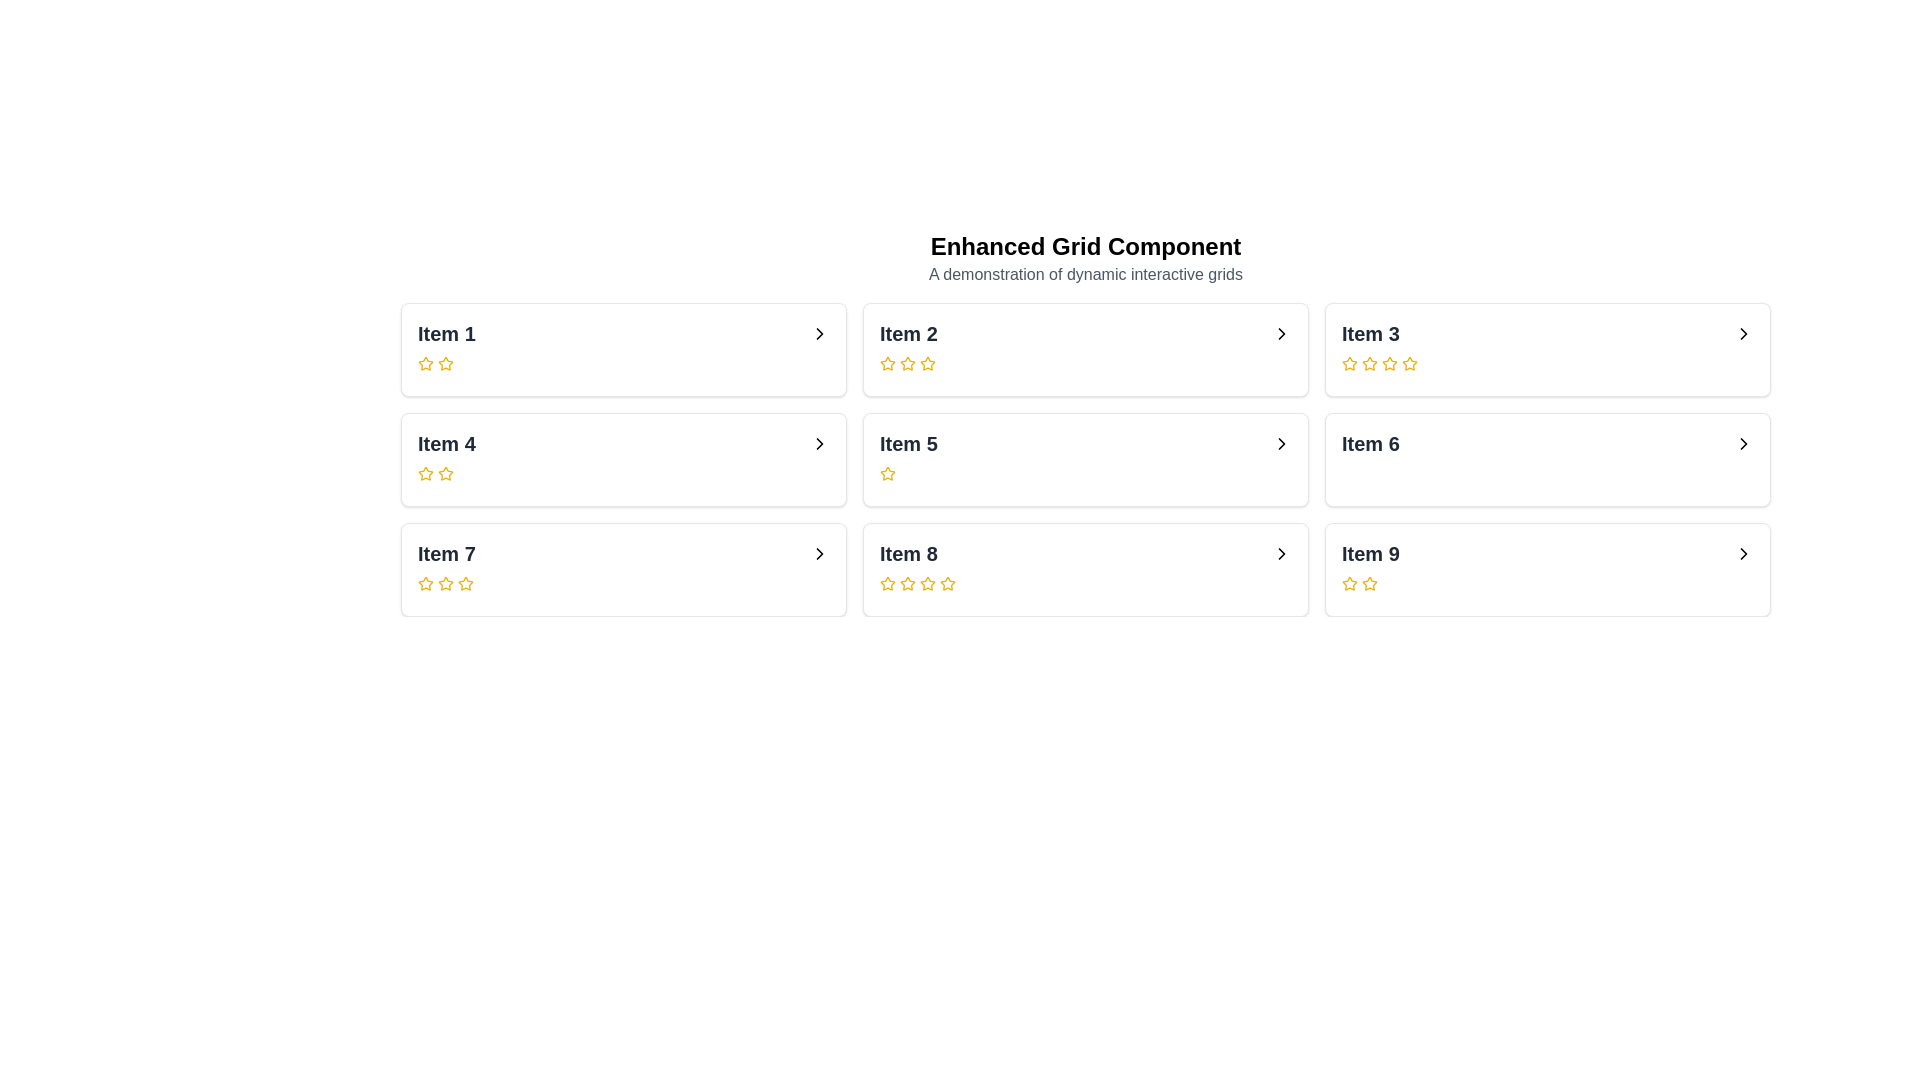  What do you see at coordinates (1084, 333) in the screenshot?
I see `the navigational List item displaying 'Item 2'` at bounding box center [1084, 333].